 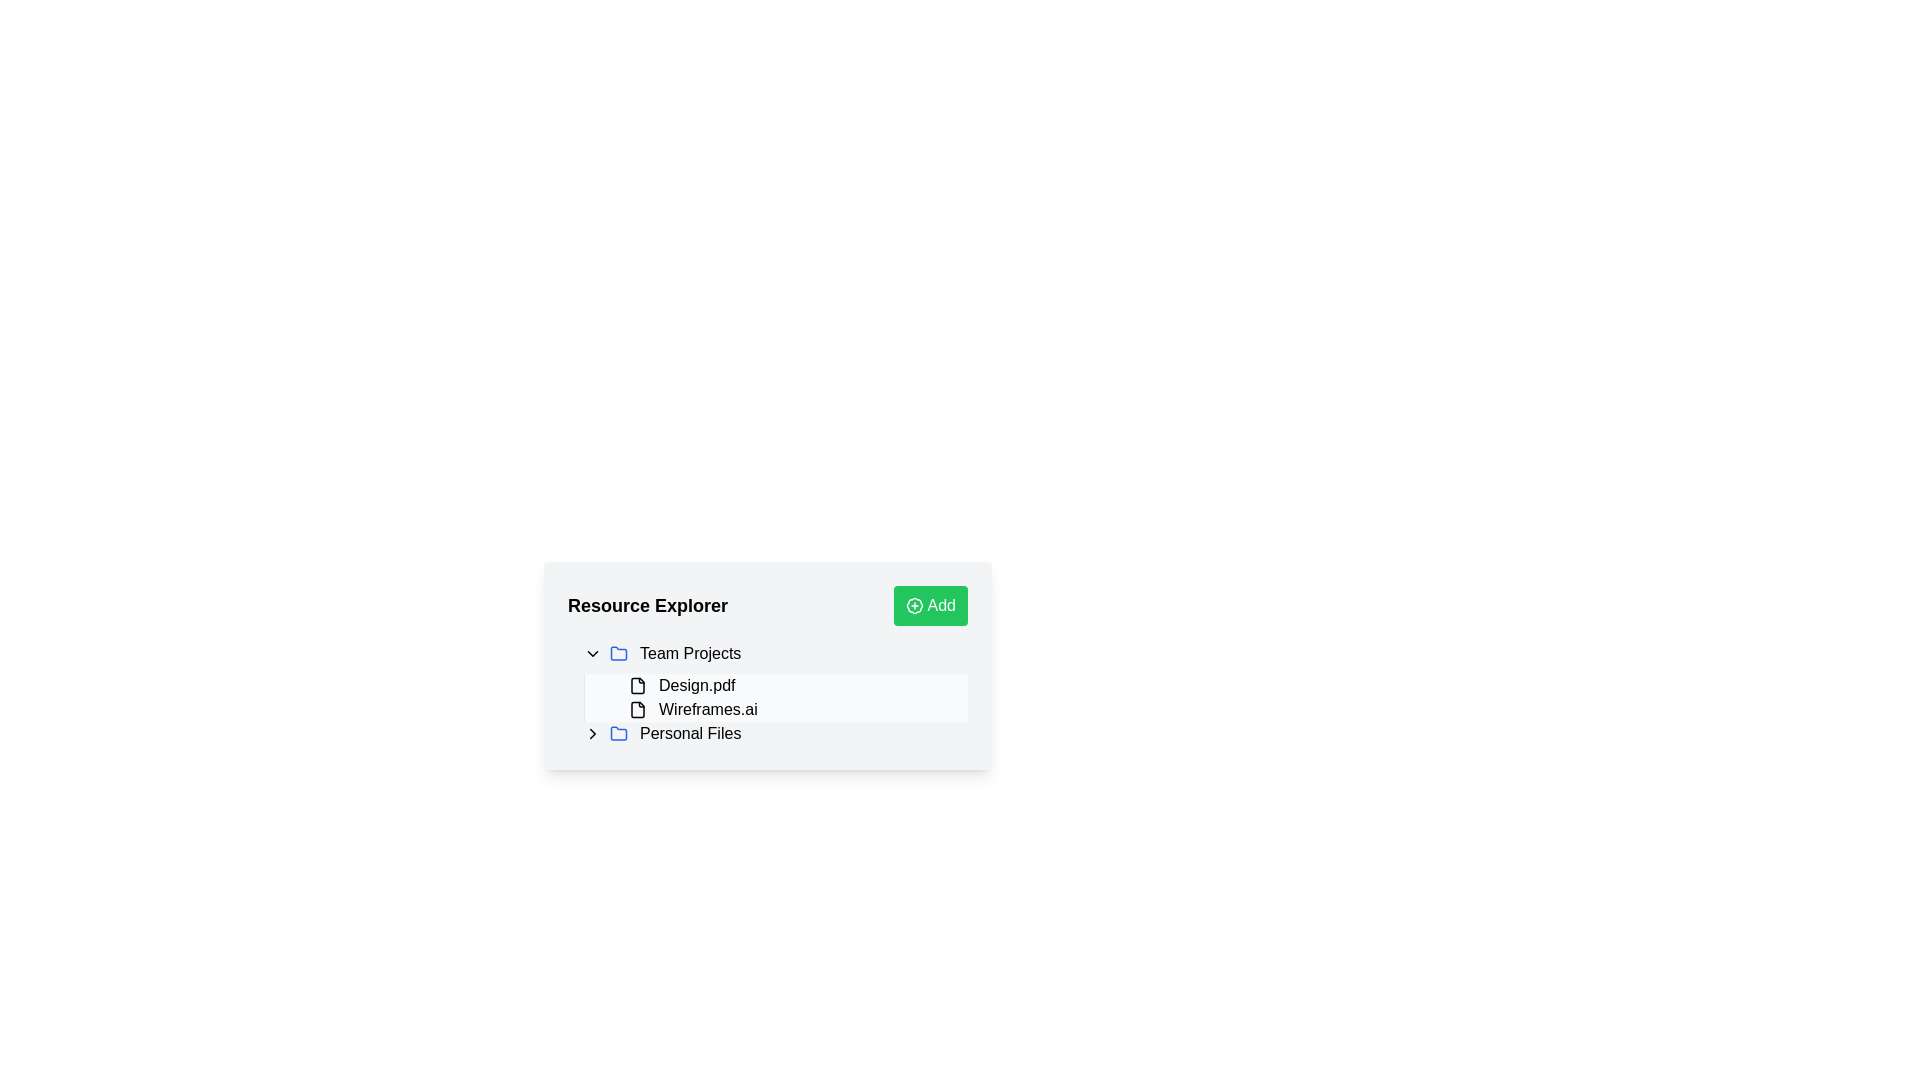 What do you see at coordinates (618, 652) in the screenshot?
I see `the folder icon located to the right of the 'Personal Files' folder label in the Resource Explorer interface` at bounding box center [618, 652].